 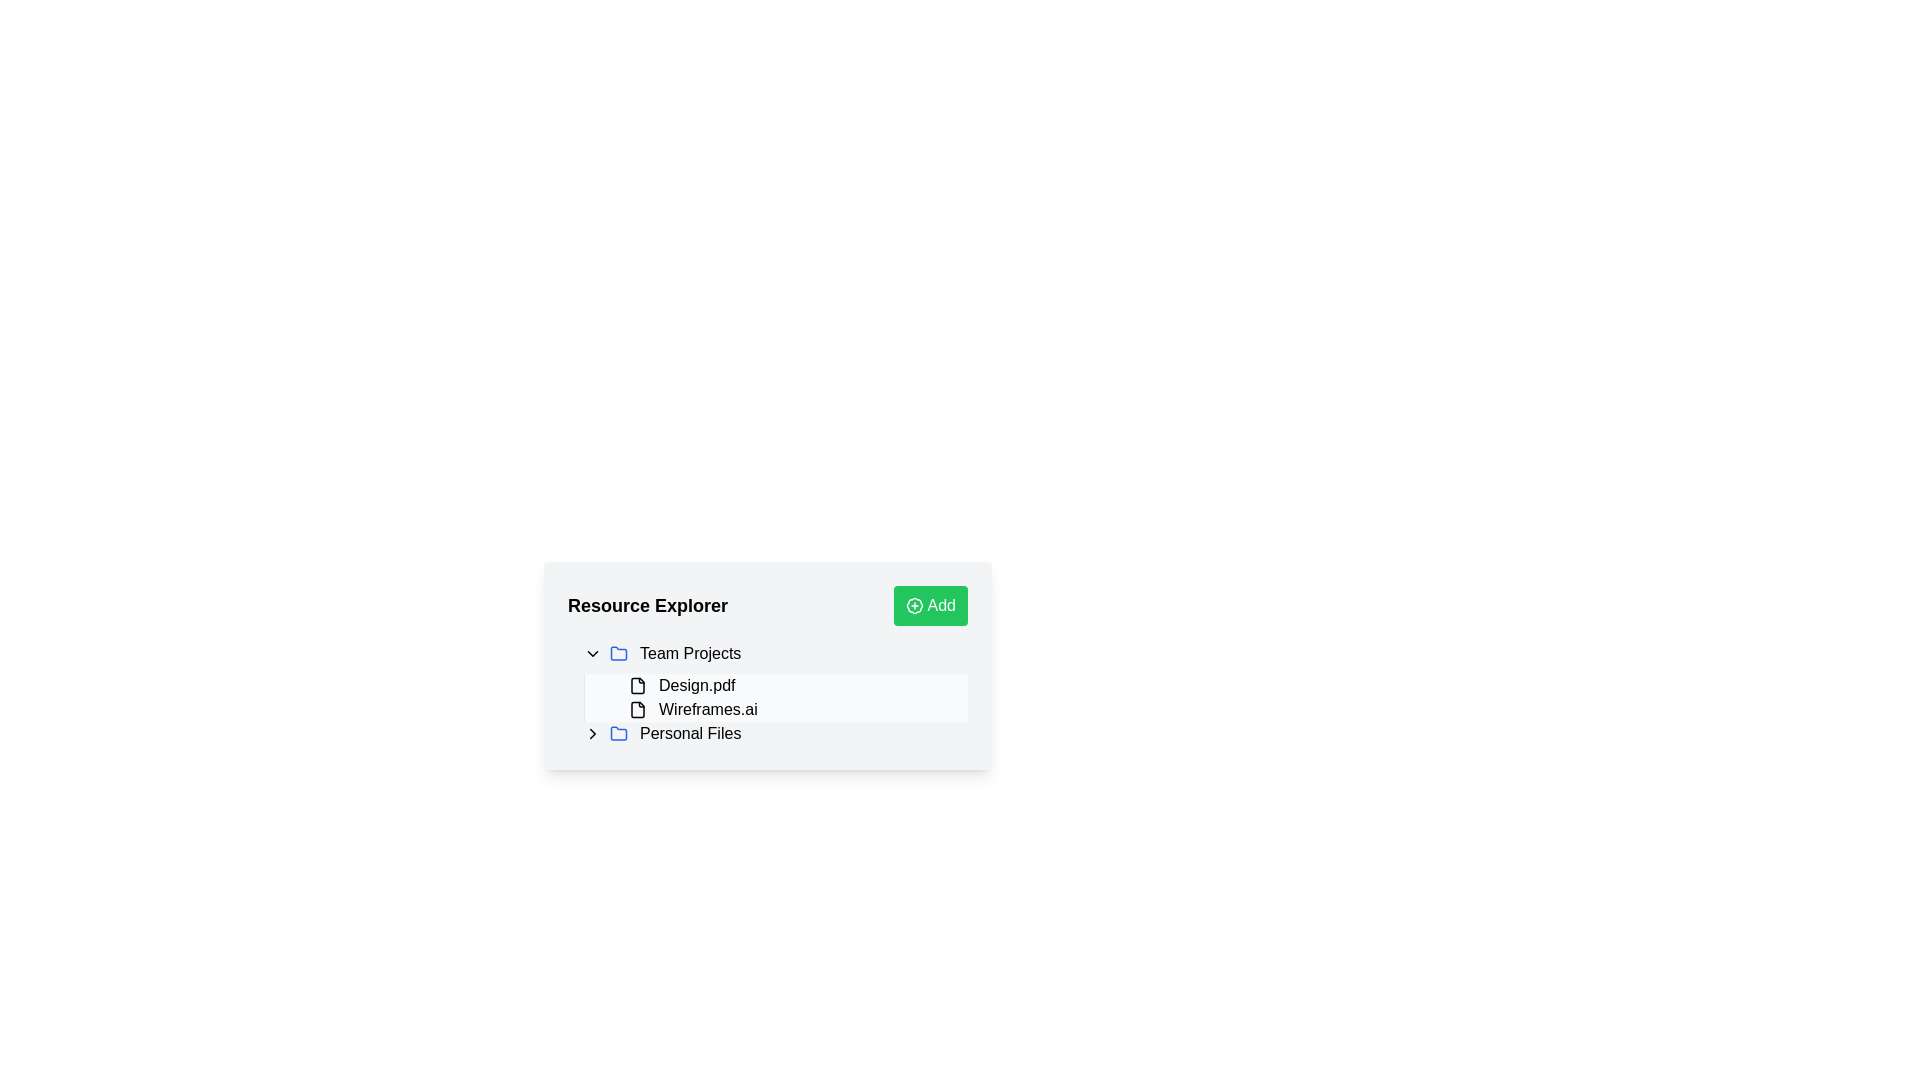 What do you see at coordinates (618, 652) in the screenshot?
I see `the folder icon located to the right of the 'Personal Files' folder label in the Resource Explorer interface` at bounding box center [618, 652].